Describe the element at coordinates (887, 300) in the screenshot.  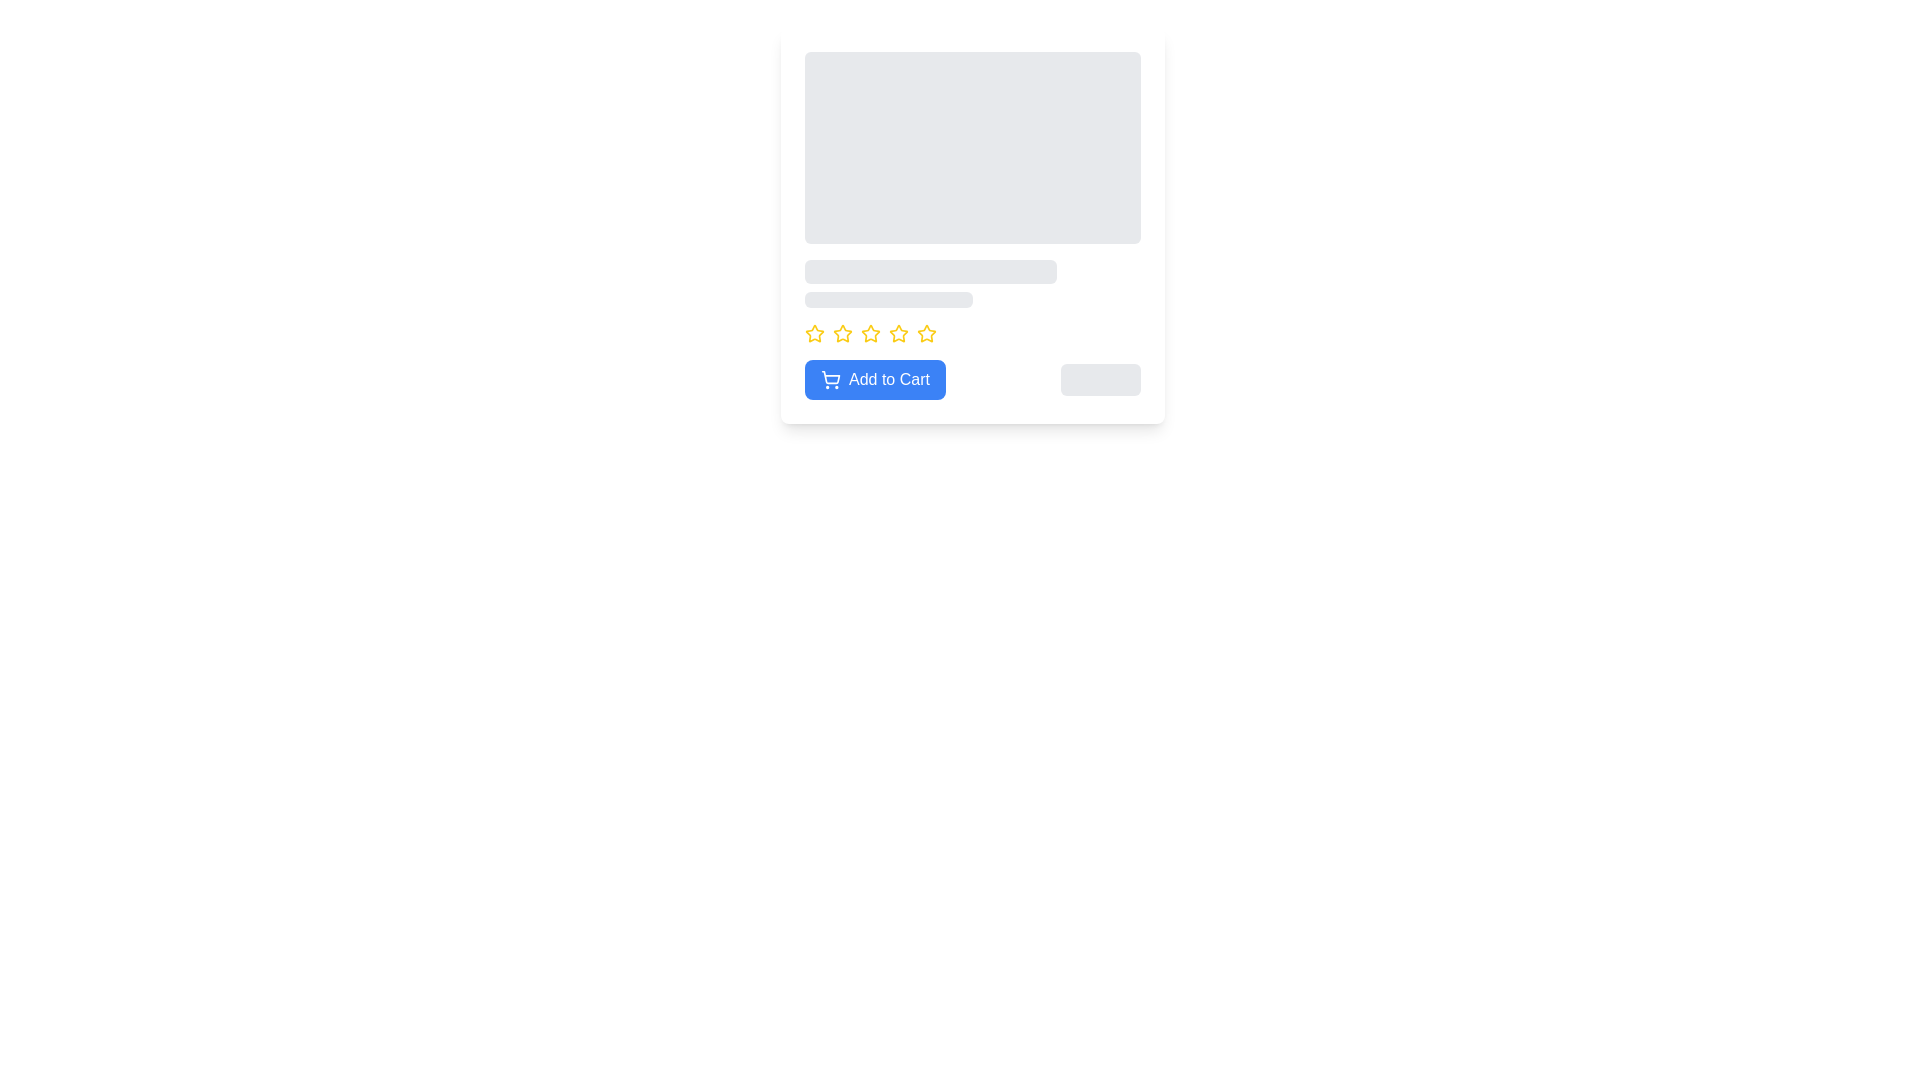
I see `the second placeholder component, which is located directly below a larger rectangular placeholder and above a row of yellow star icons` at that location.